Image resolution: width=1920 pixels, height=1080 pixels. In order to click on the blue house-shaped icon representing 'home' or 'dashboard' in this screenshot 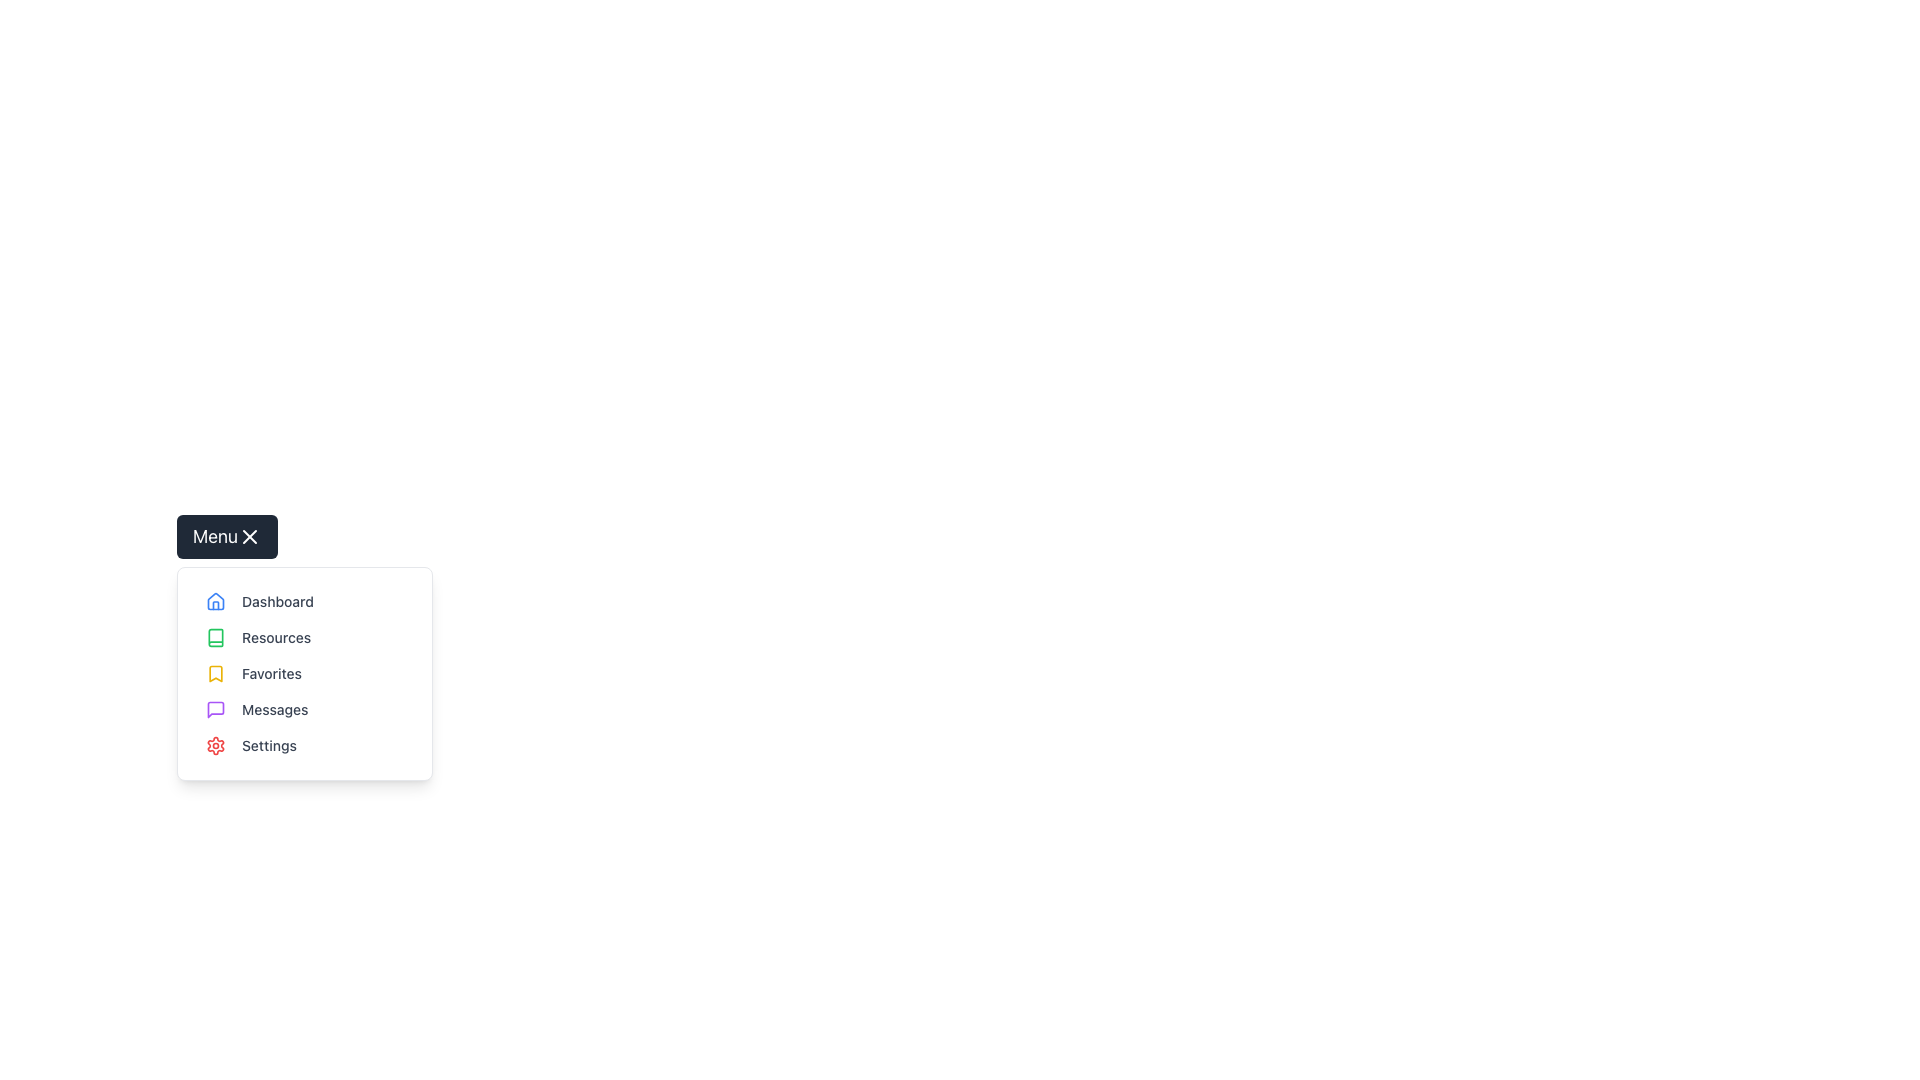, I will do `click(216, 600)`.